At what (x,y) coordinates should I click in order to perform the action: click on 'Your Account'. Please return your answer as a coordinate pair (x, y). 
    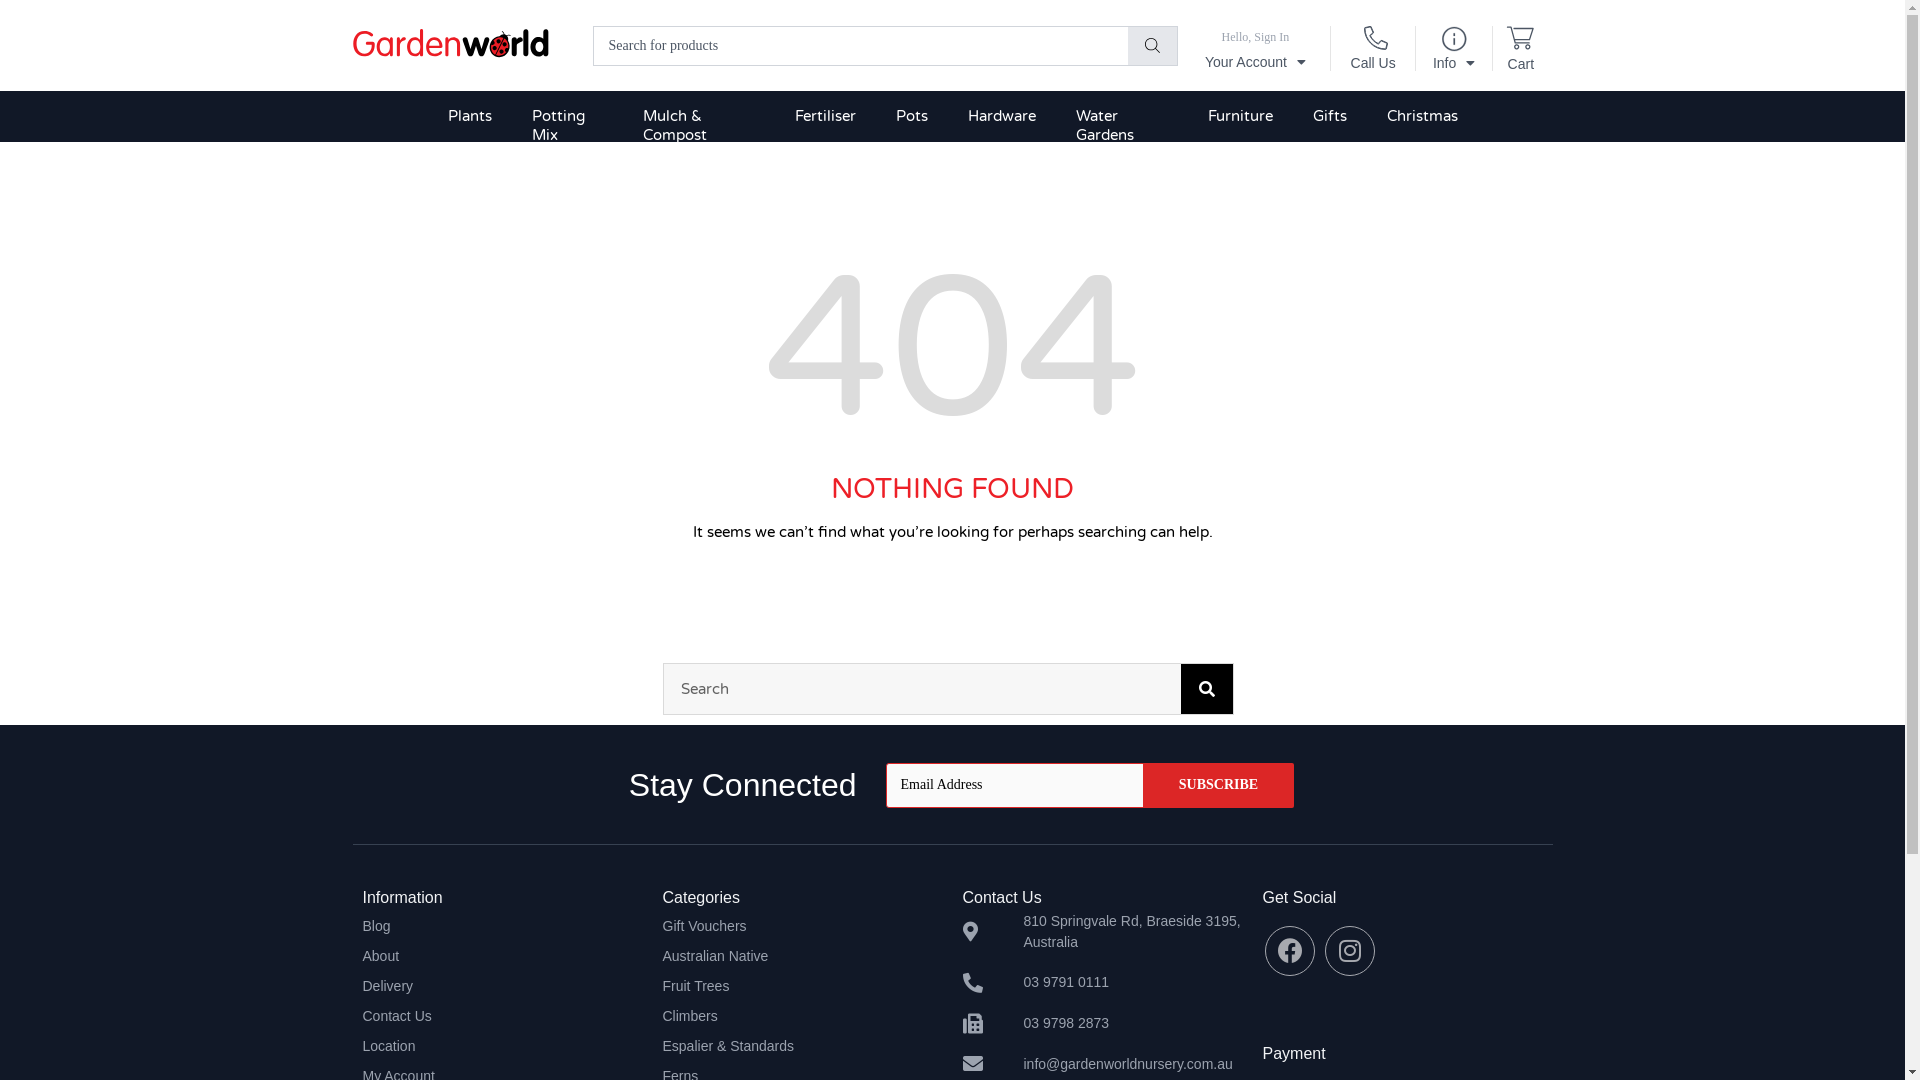
    Looking at the image, I should click on (1254, 50).